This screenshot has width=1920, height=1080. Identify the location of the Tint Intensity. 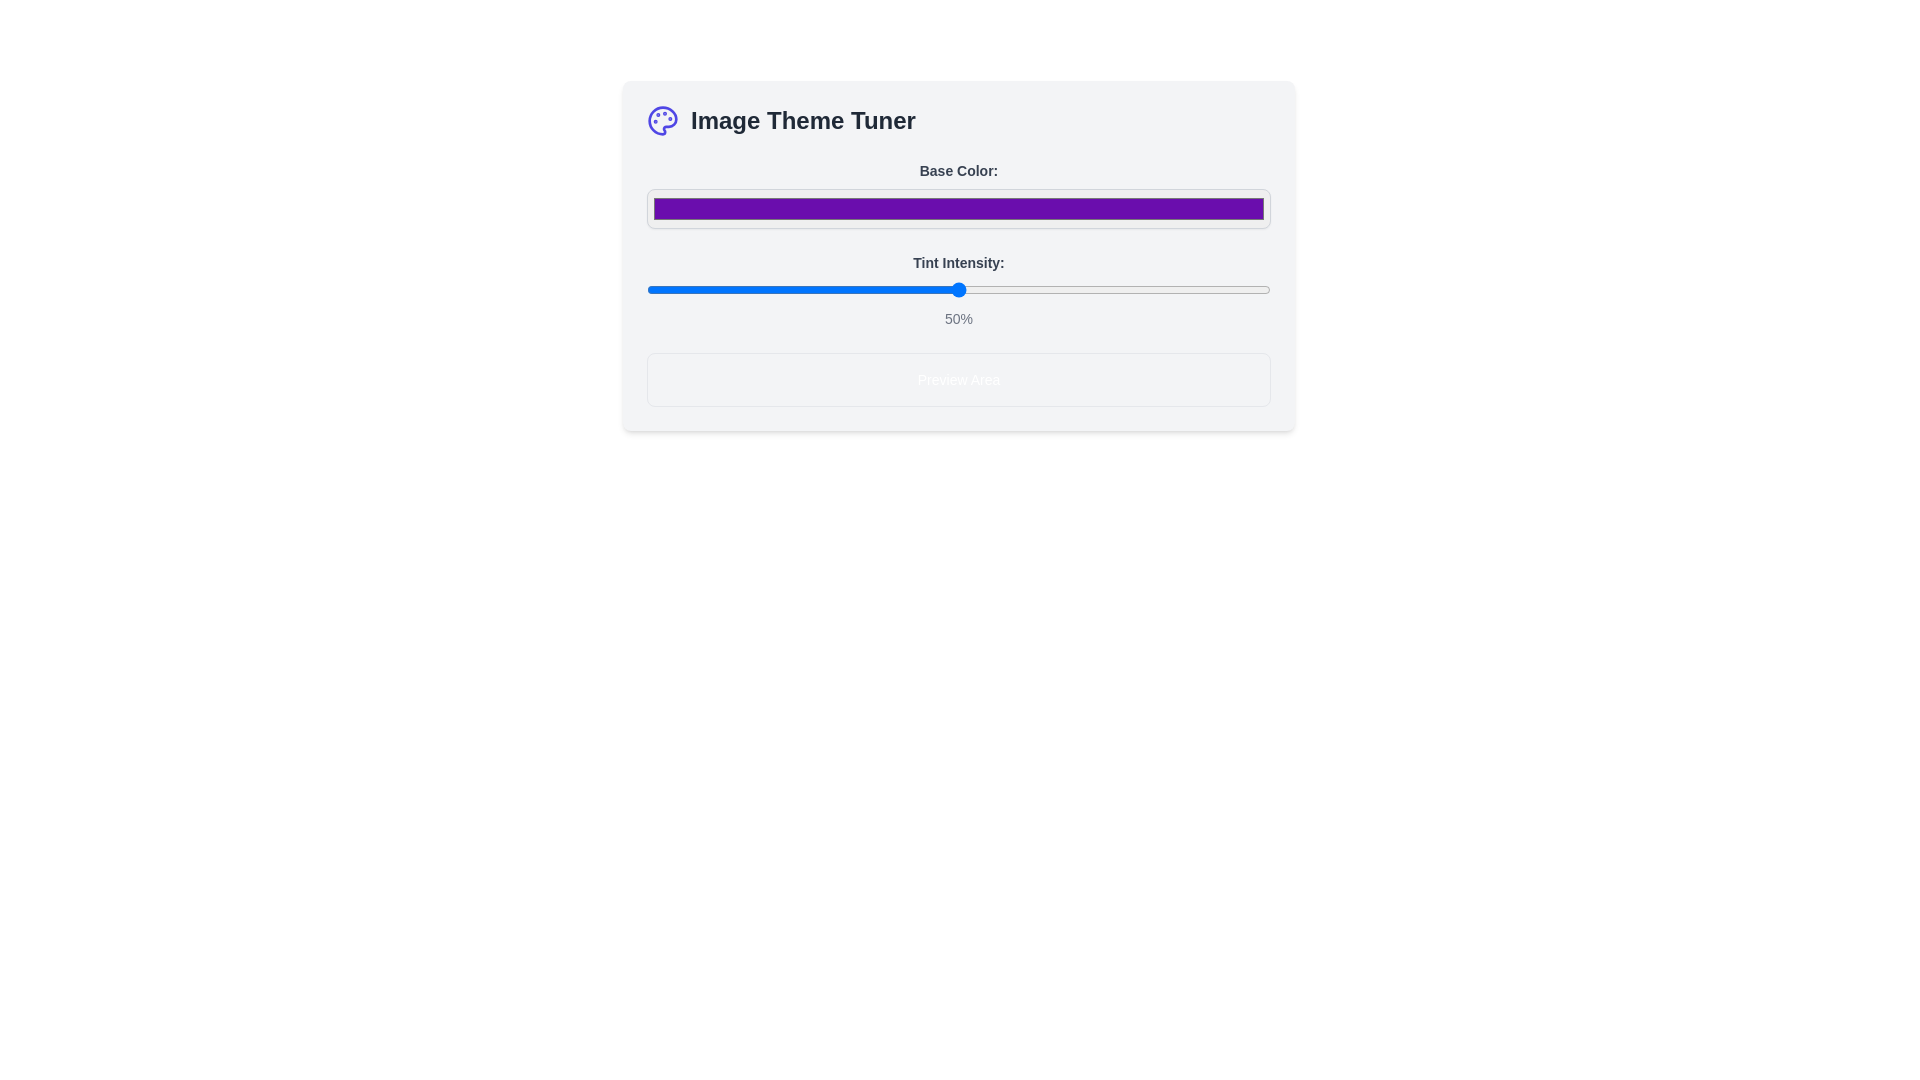
(752, 289).